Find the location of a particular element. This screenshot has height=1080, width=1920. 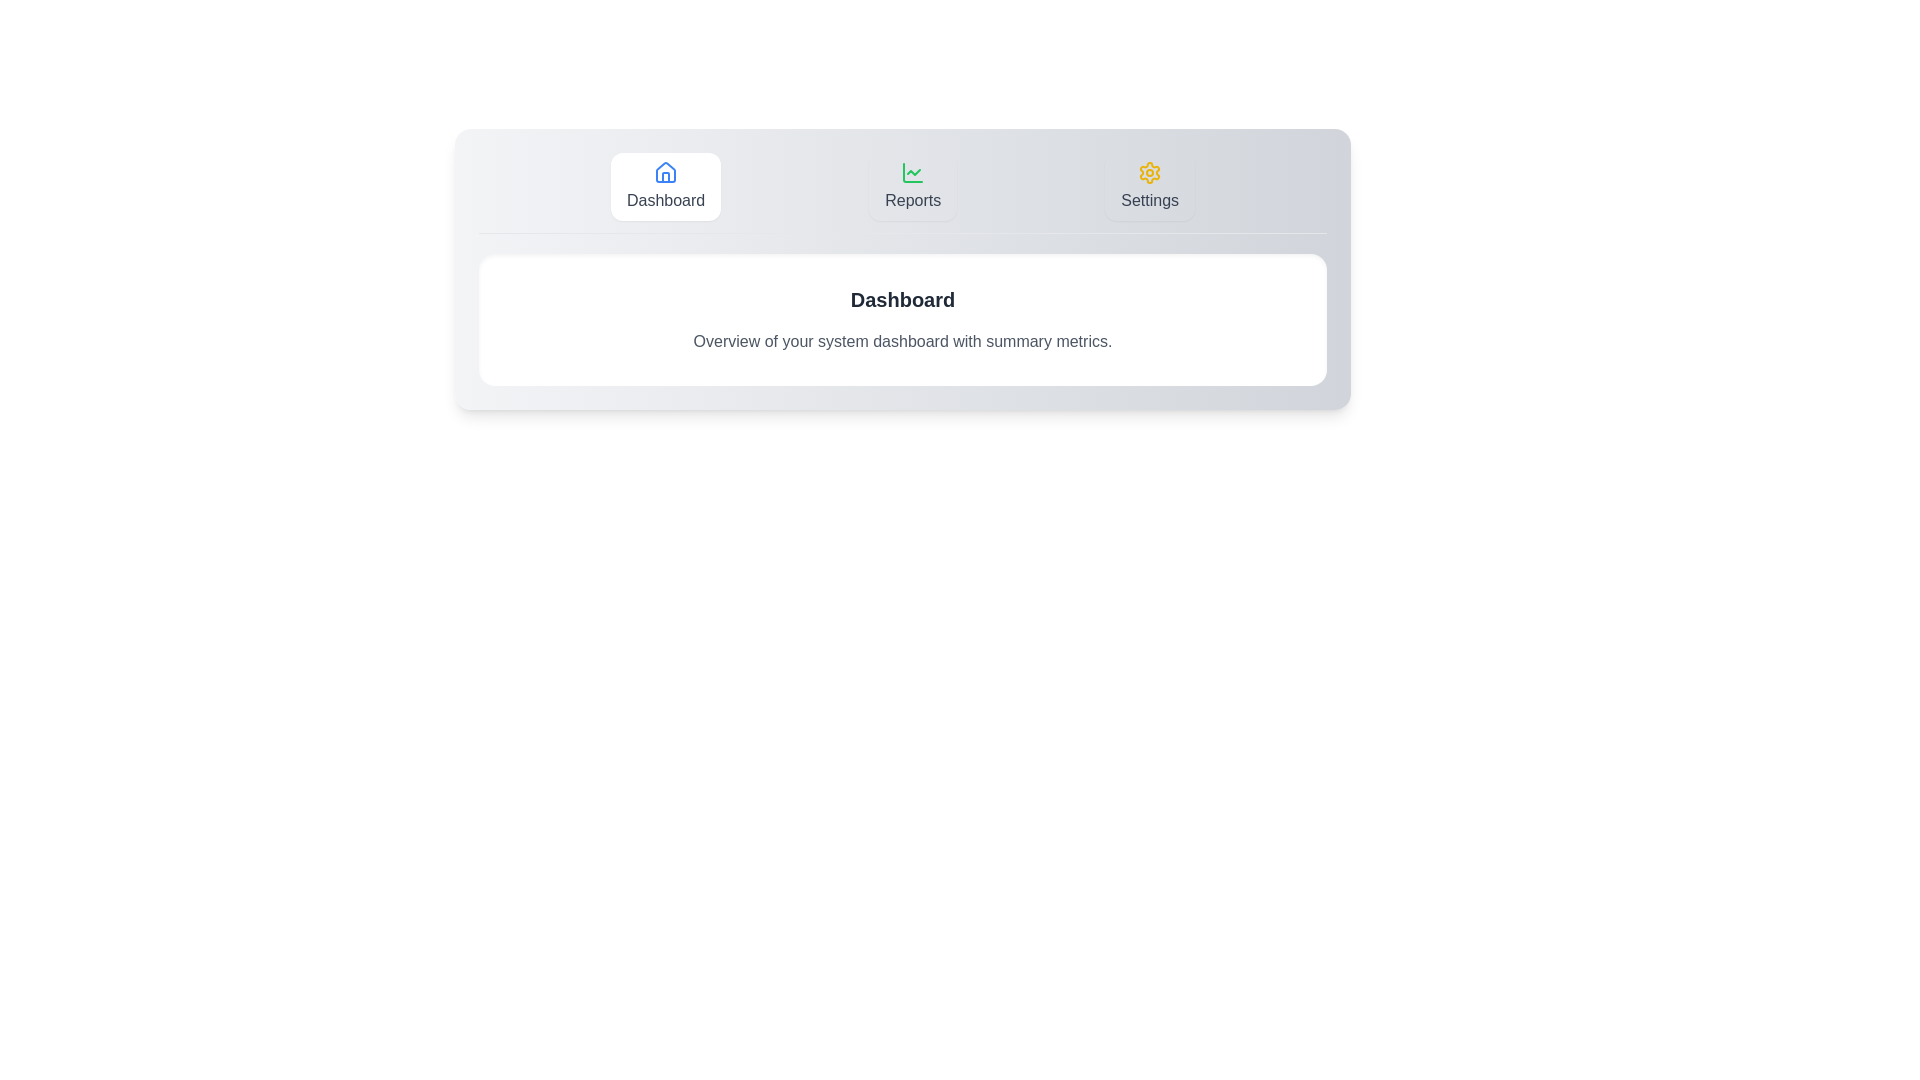

the Reports tab to switch to its content view is located at coordinates (912, 186).